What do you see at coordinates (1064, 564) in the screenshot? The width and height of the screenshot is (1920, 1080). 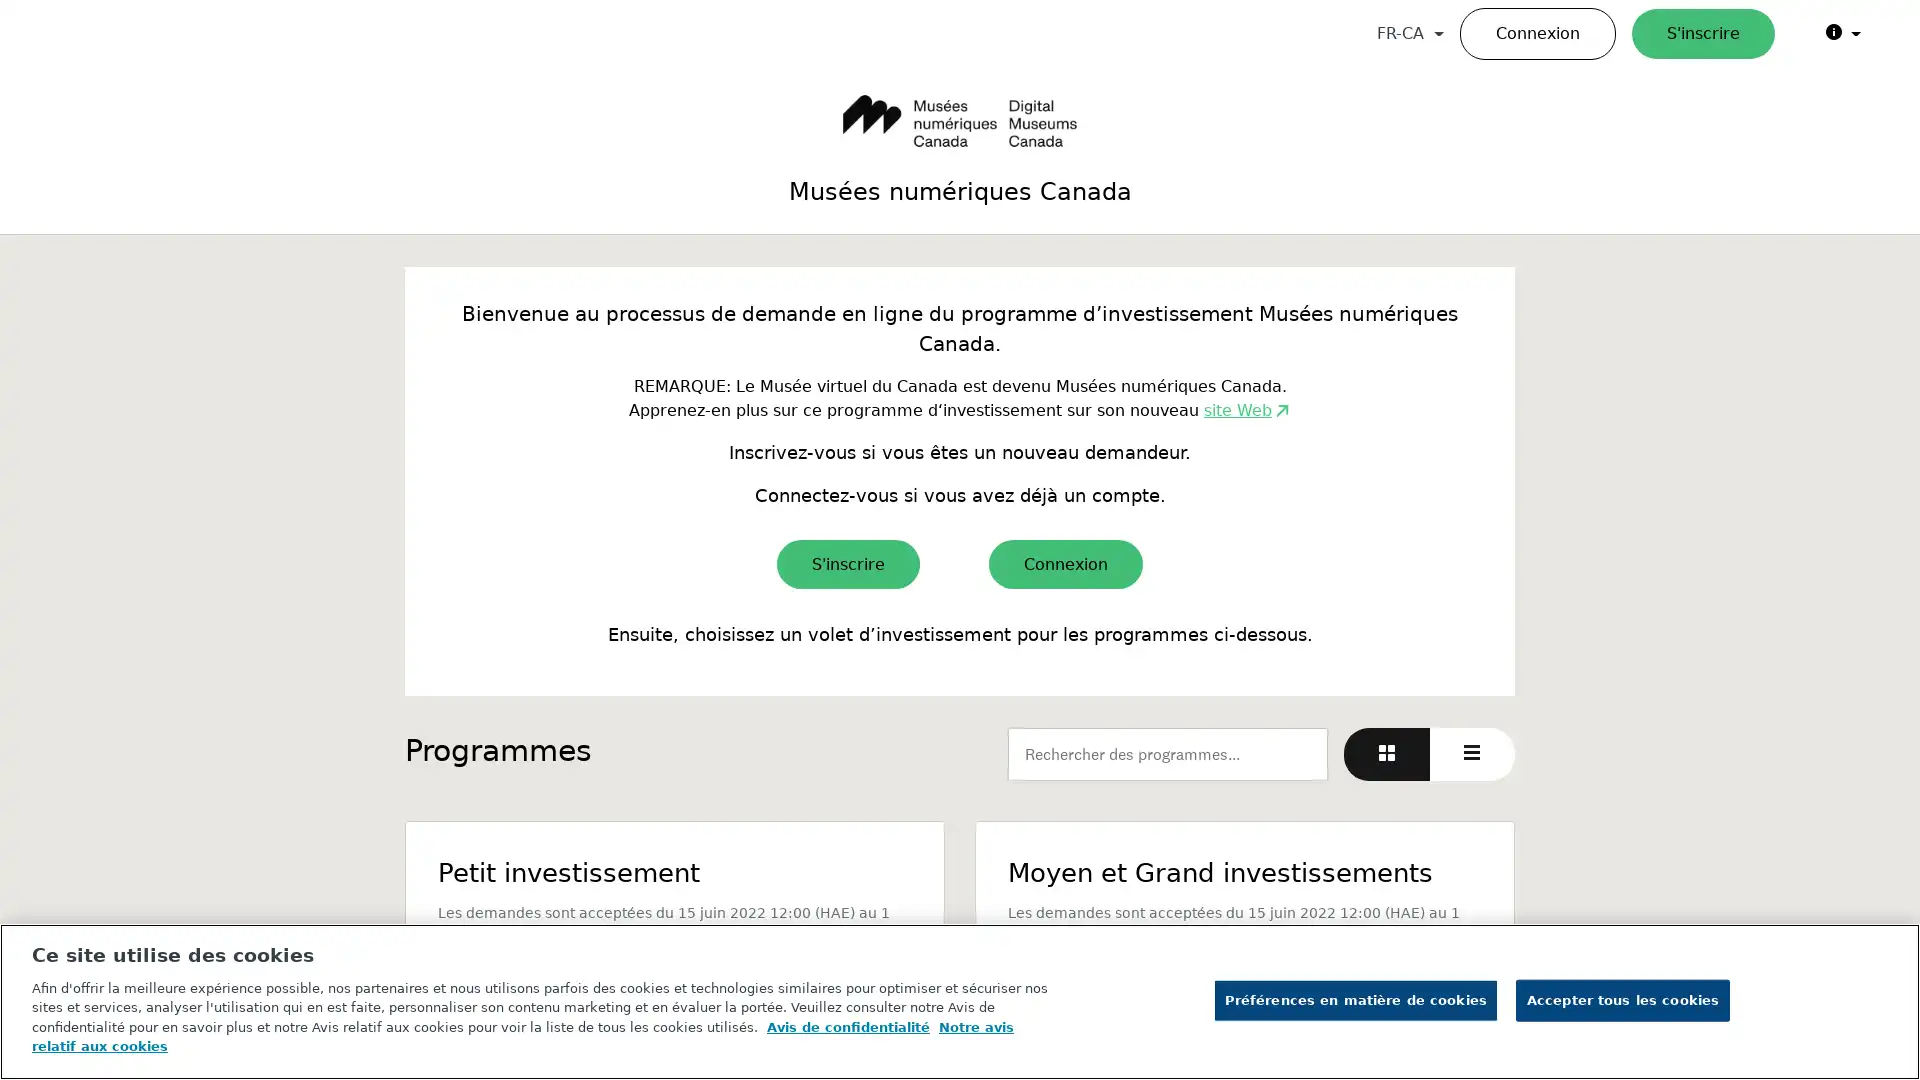 I see `Connexion` at bounding box center [1064, 564].